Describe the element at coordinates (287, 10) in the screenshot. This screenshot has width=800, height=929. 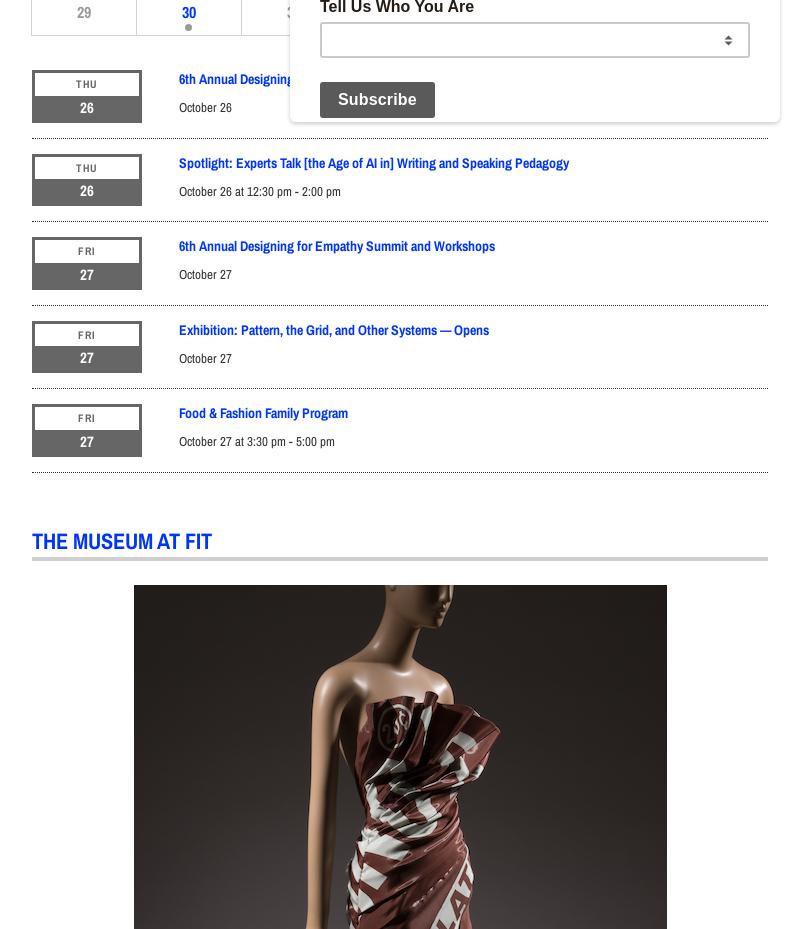
I see `'31'` at that location.